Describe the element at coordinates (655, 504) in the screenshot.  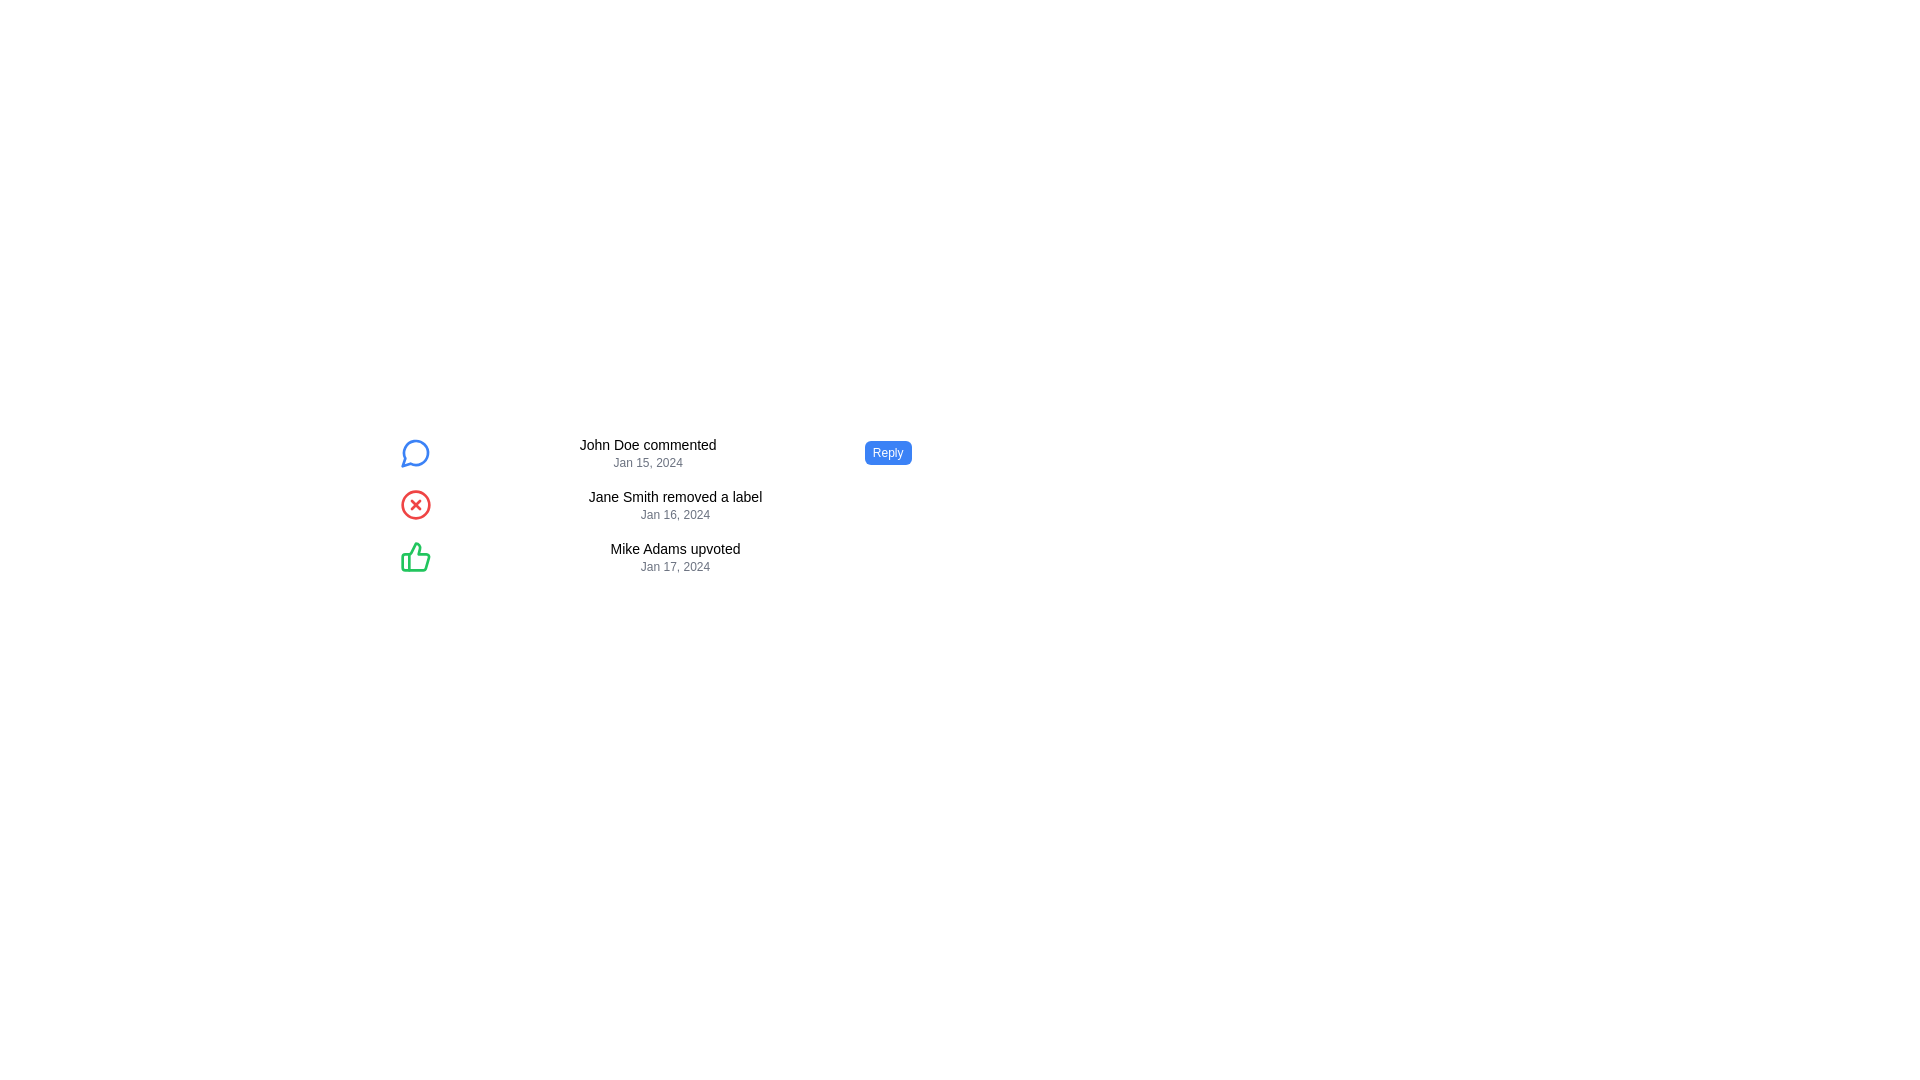
I see `the second entry in the list of activity entries, which shows 'Jane Smith removed a label'` at that location.